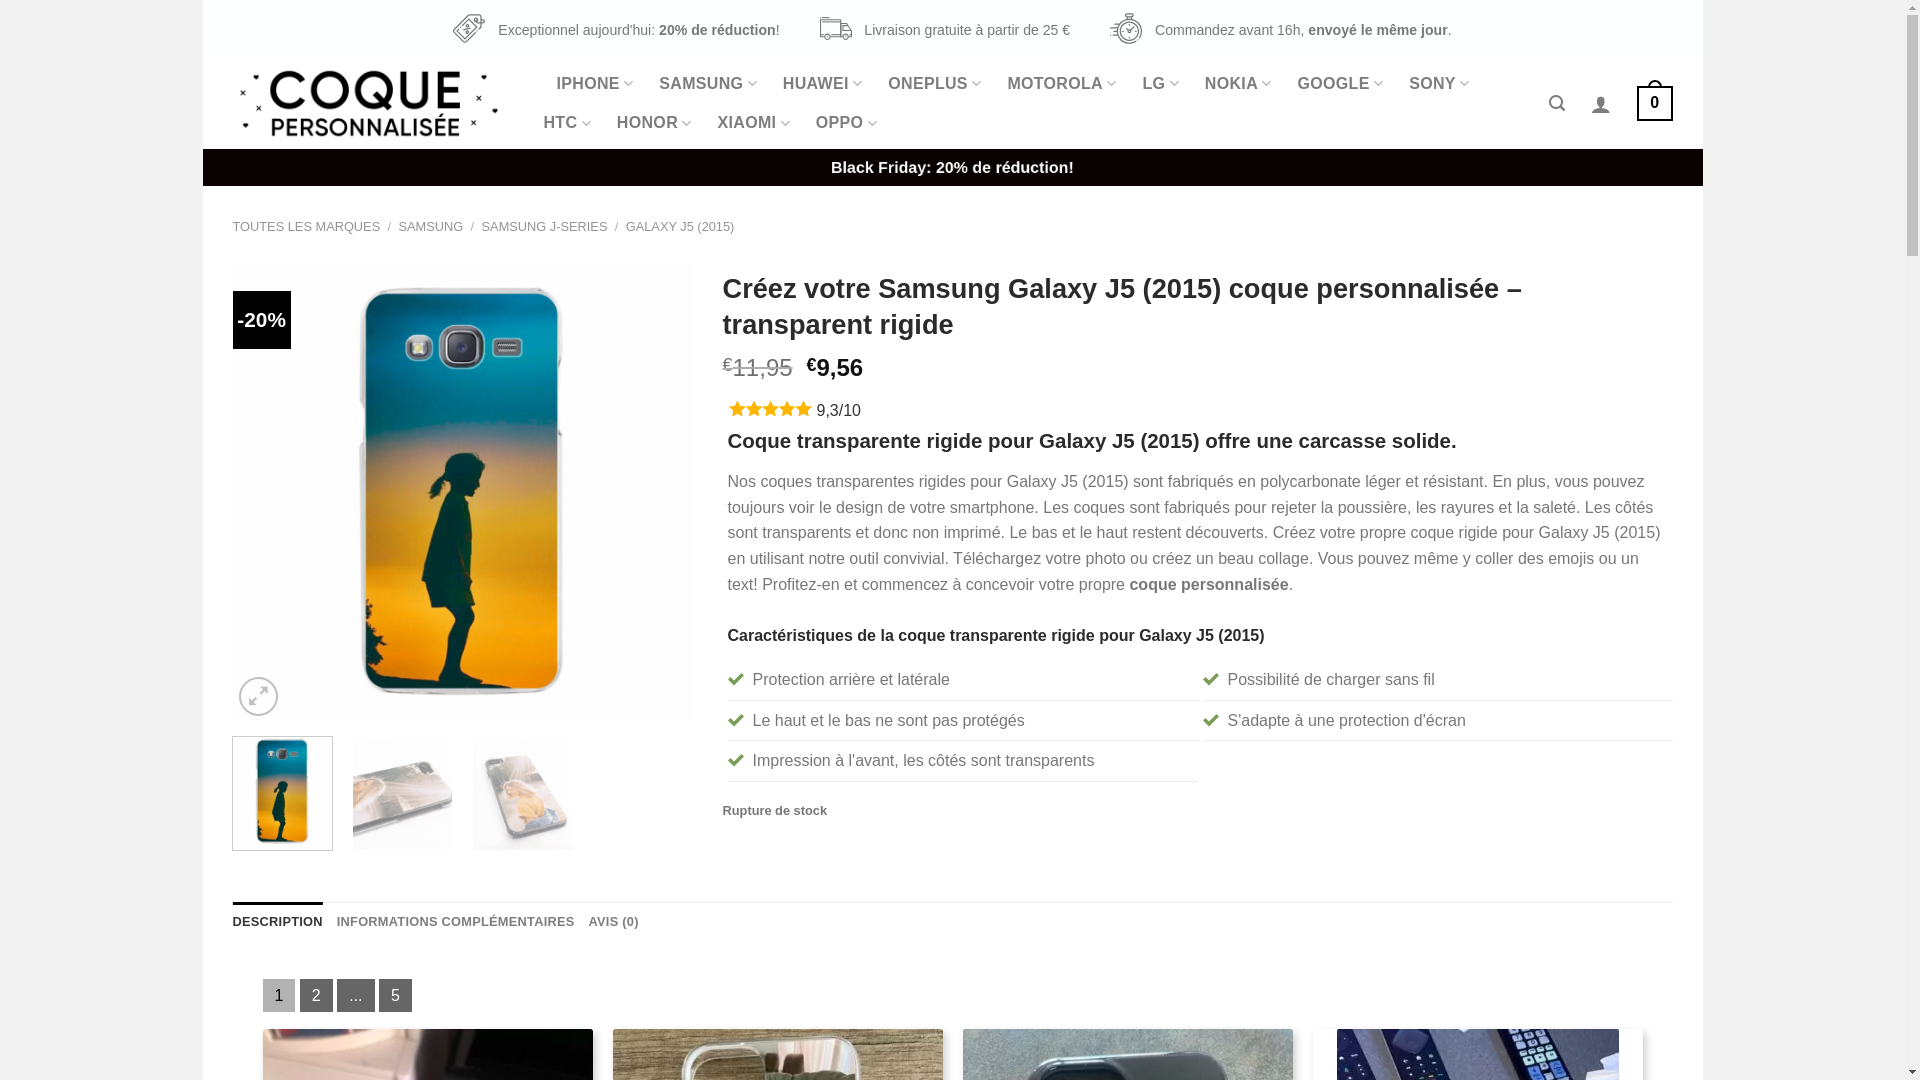 The width and height of the screenshot is (1920, 1080). I want to click on 'IPHONE', so click(593, 82).